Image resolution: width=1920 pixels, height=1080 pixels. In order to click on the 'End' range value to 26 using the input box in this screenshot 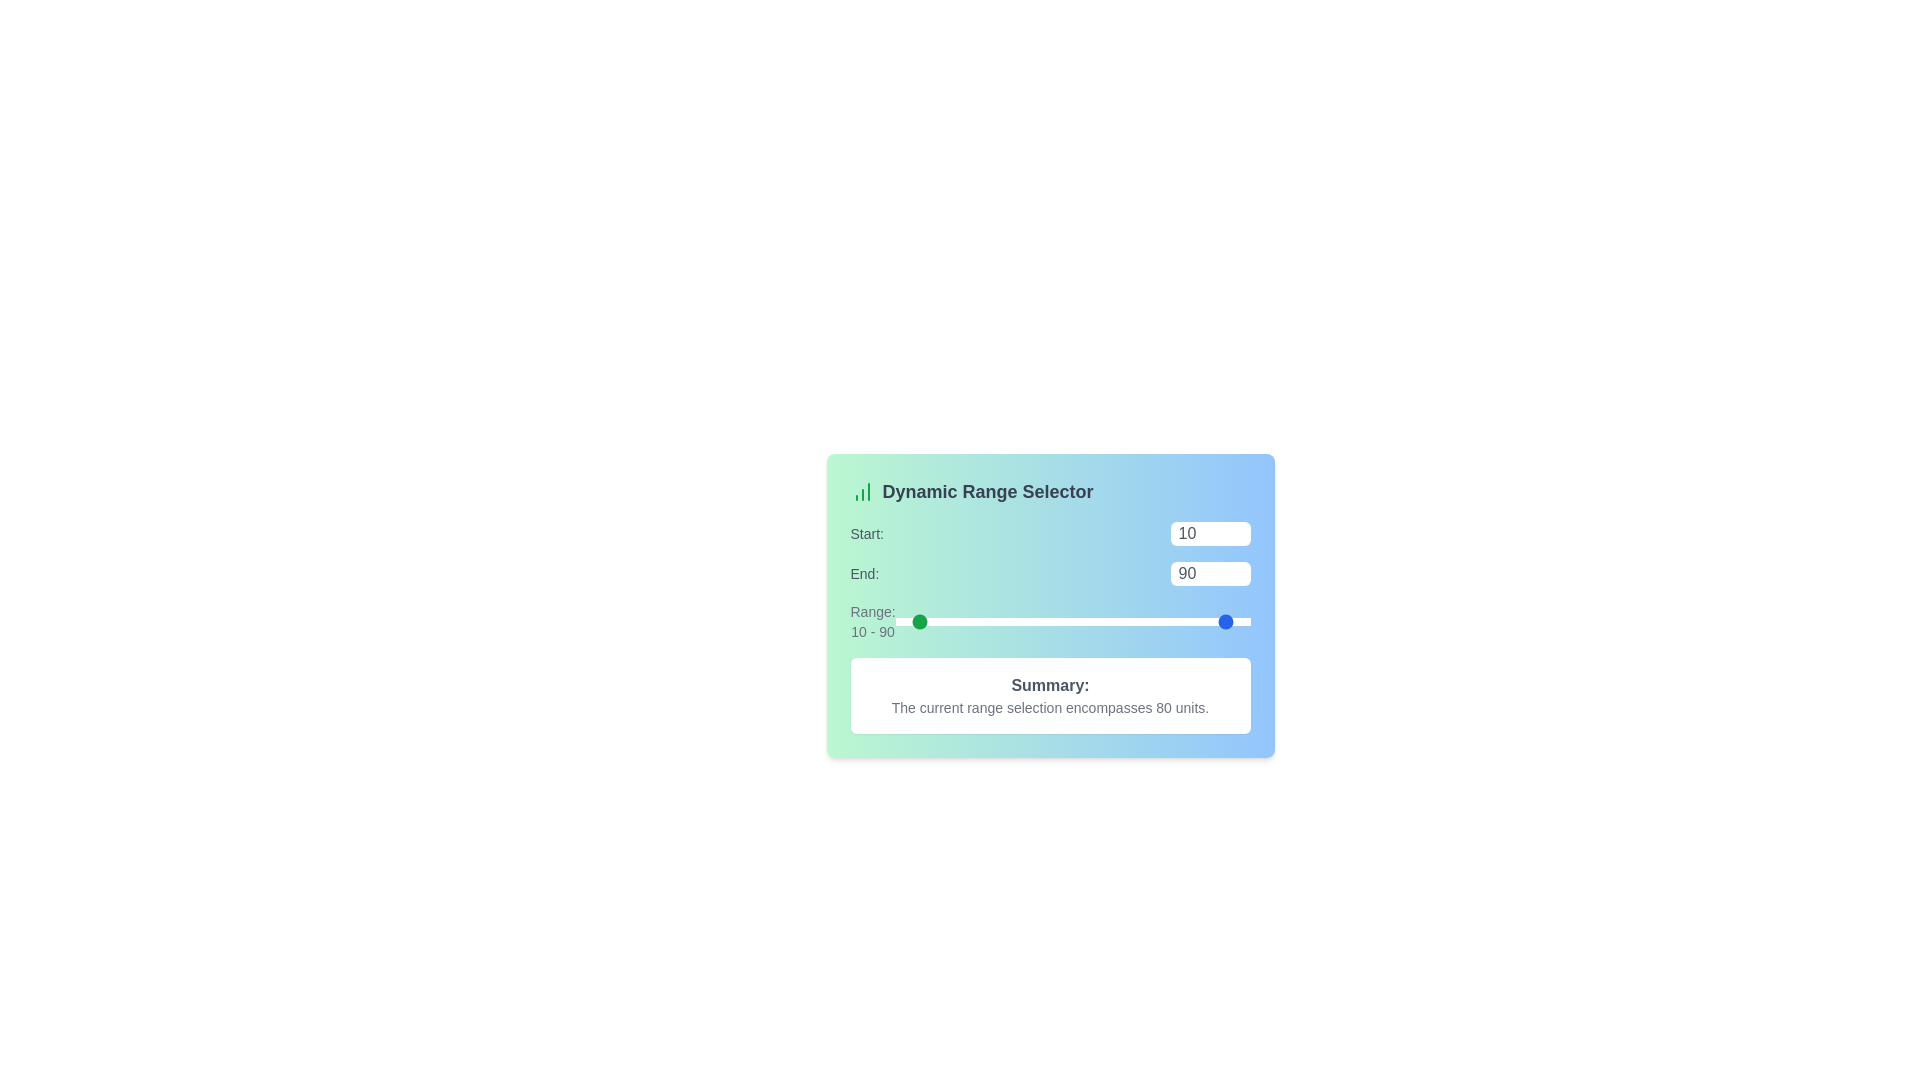, I will do `click(1209, 574)`.